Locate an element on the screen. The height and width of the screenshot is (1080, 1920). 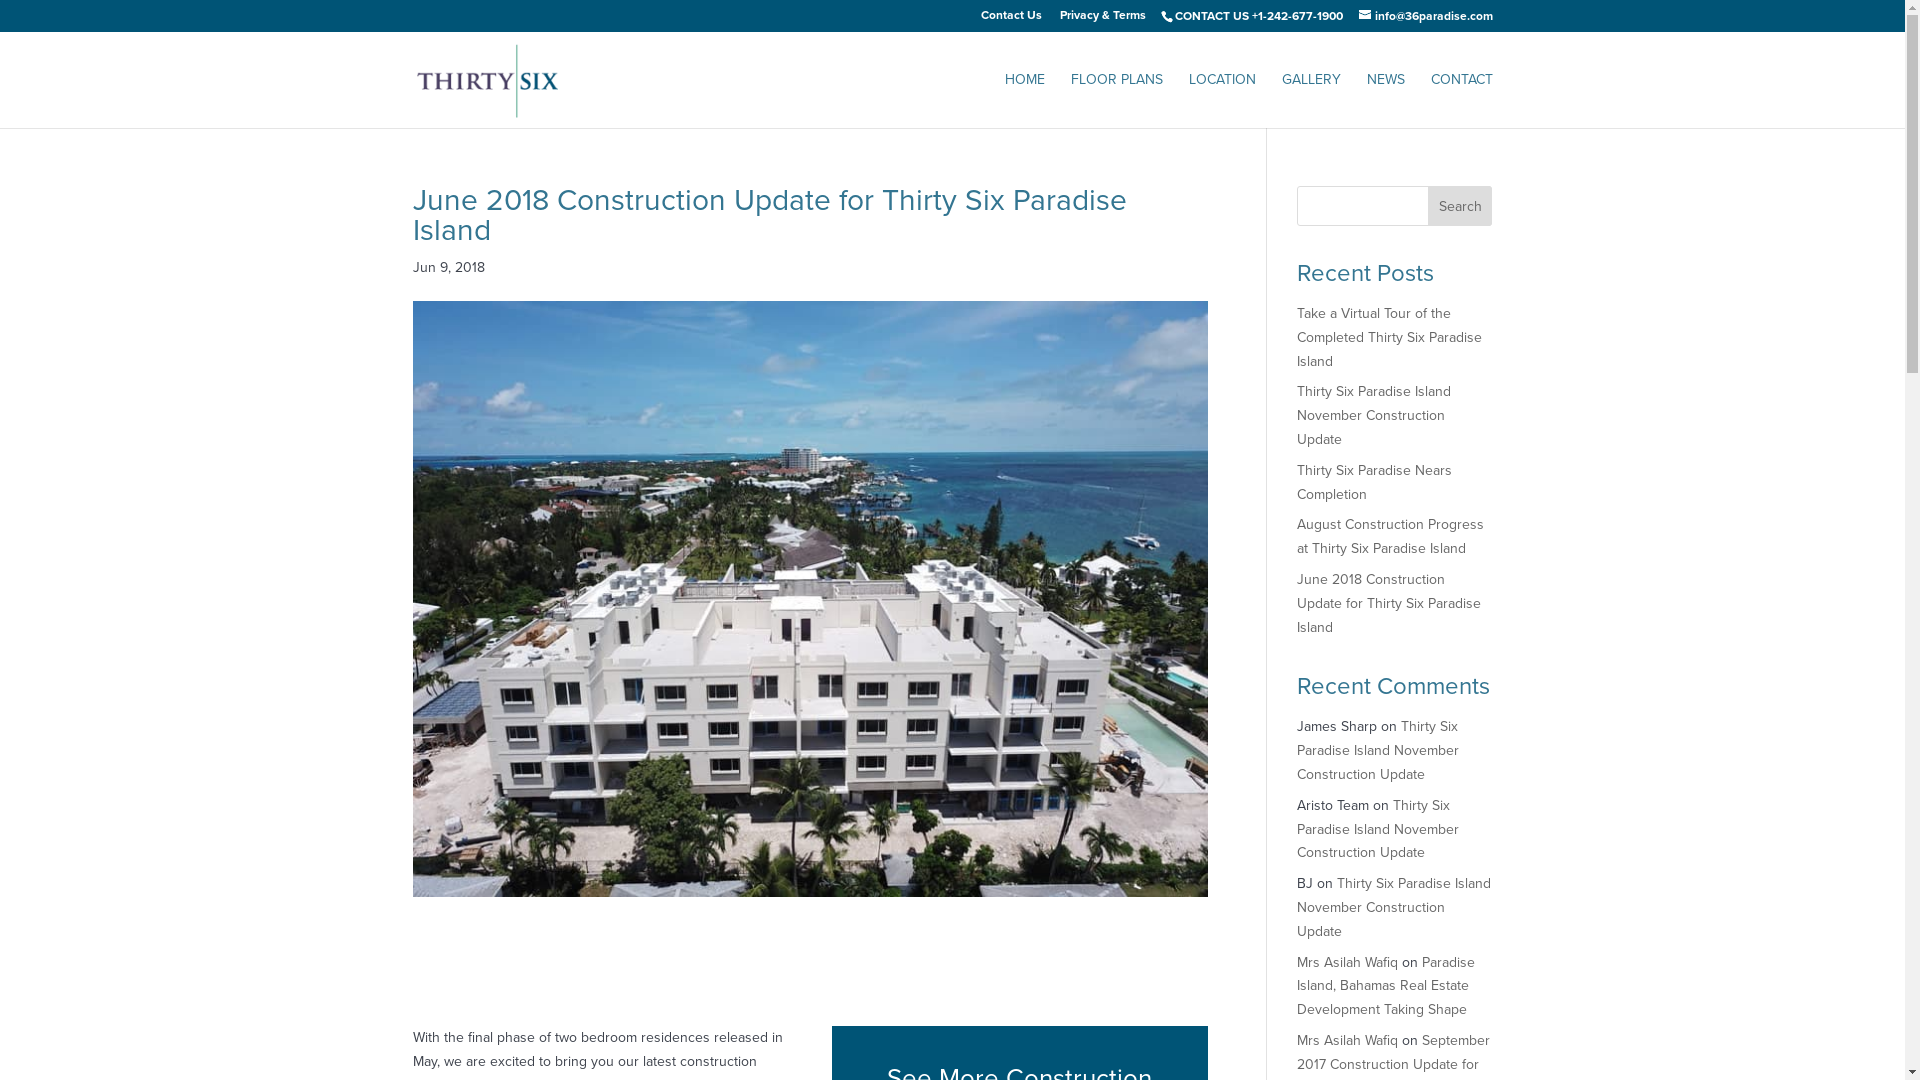
'Mrs Asilah Wafiq' is located at coordinates (1347, 1039).